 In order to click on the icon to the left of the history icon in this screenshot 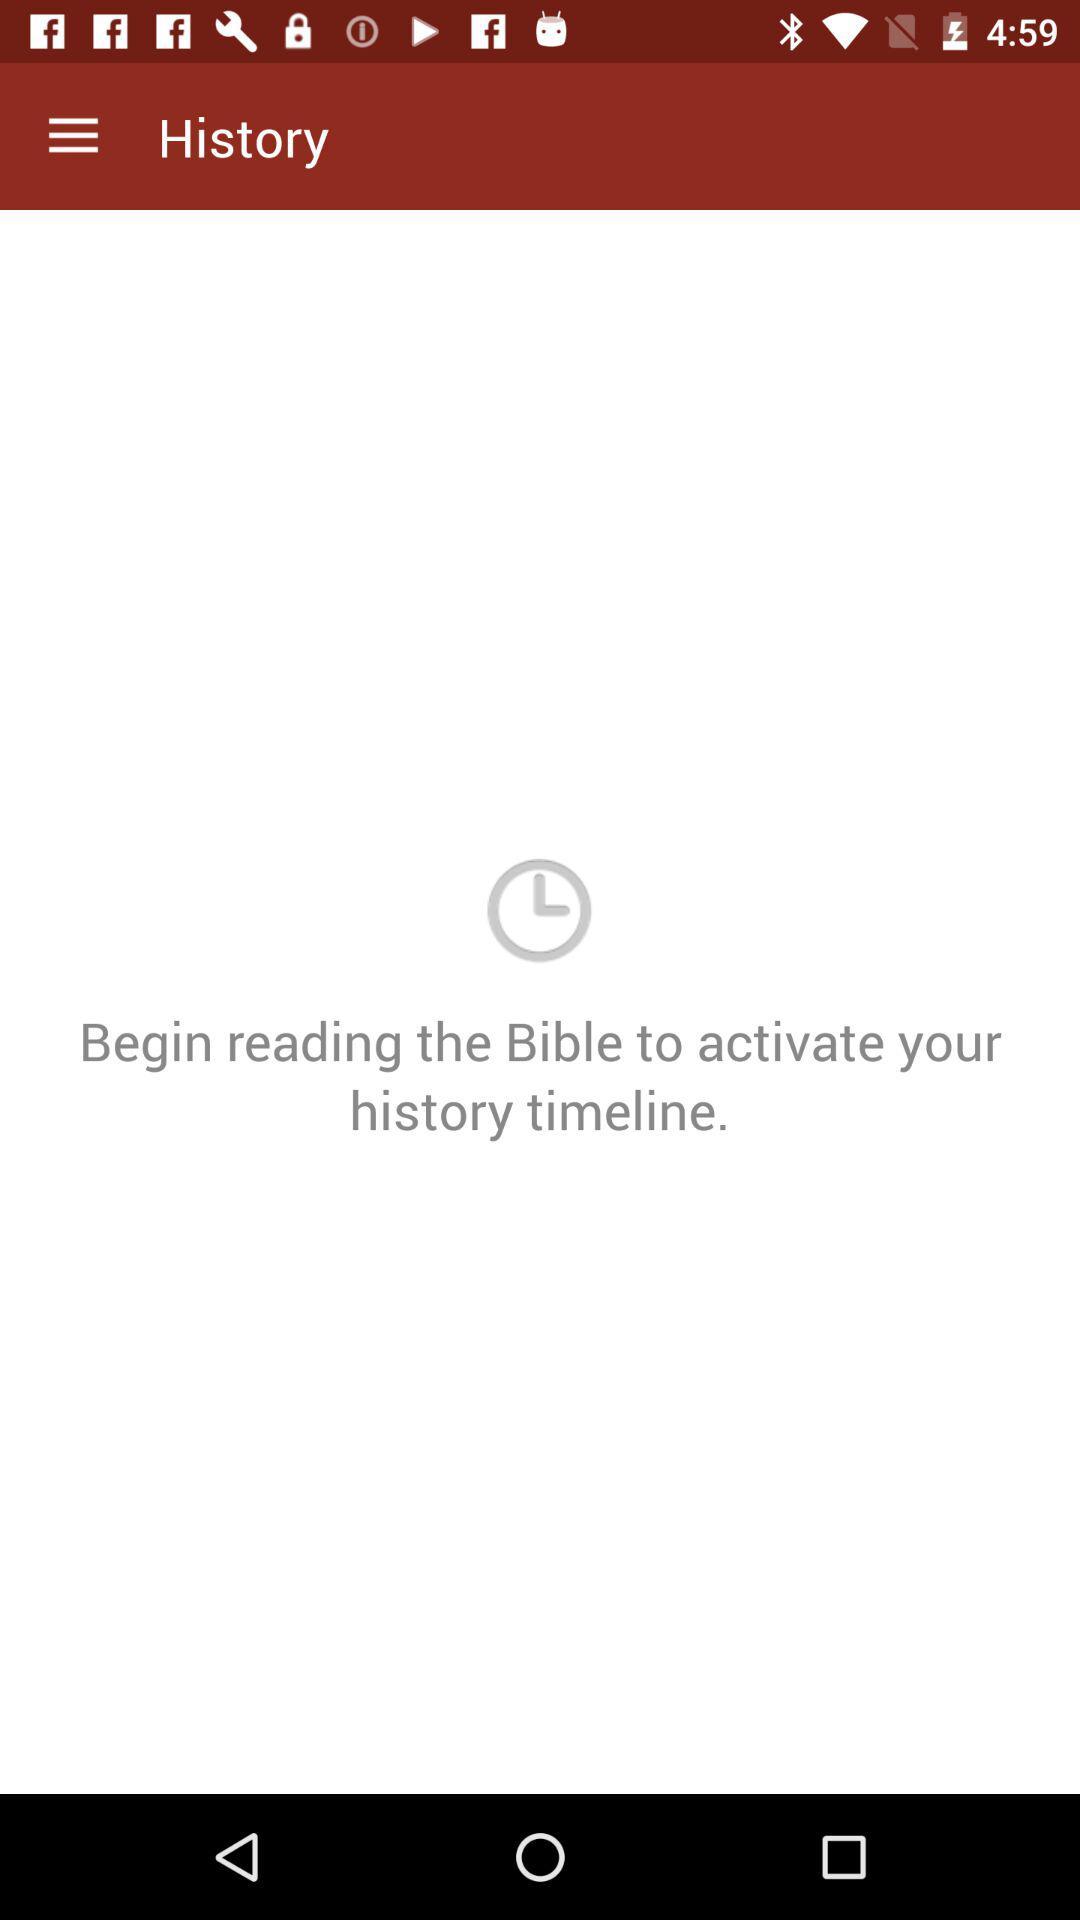, I will do `click(72, 135)`.